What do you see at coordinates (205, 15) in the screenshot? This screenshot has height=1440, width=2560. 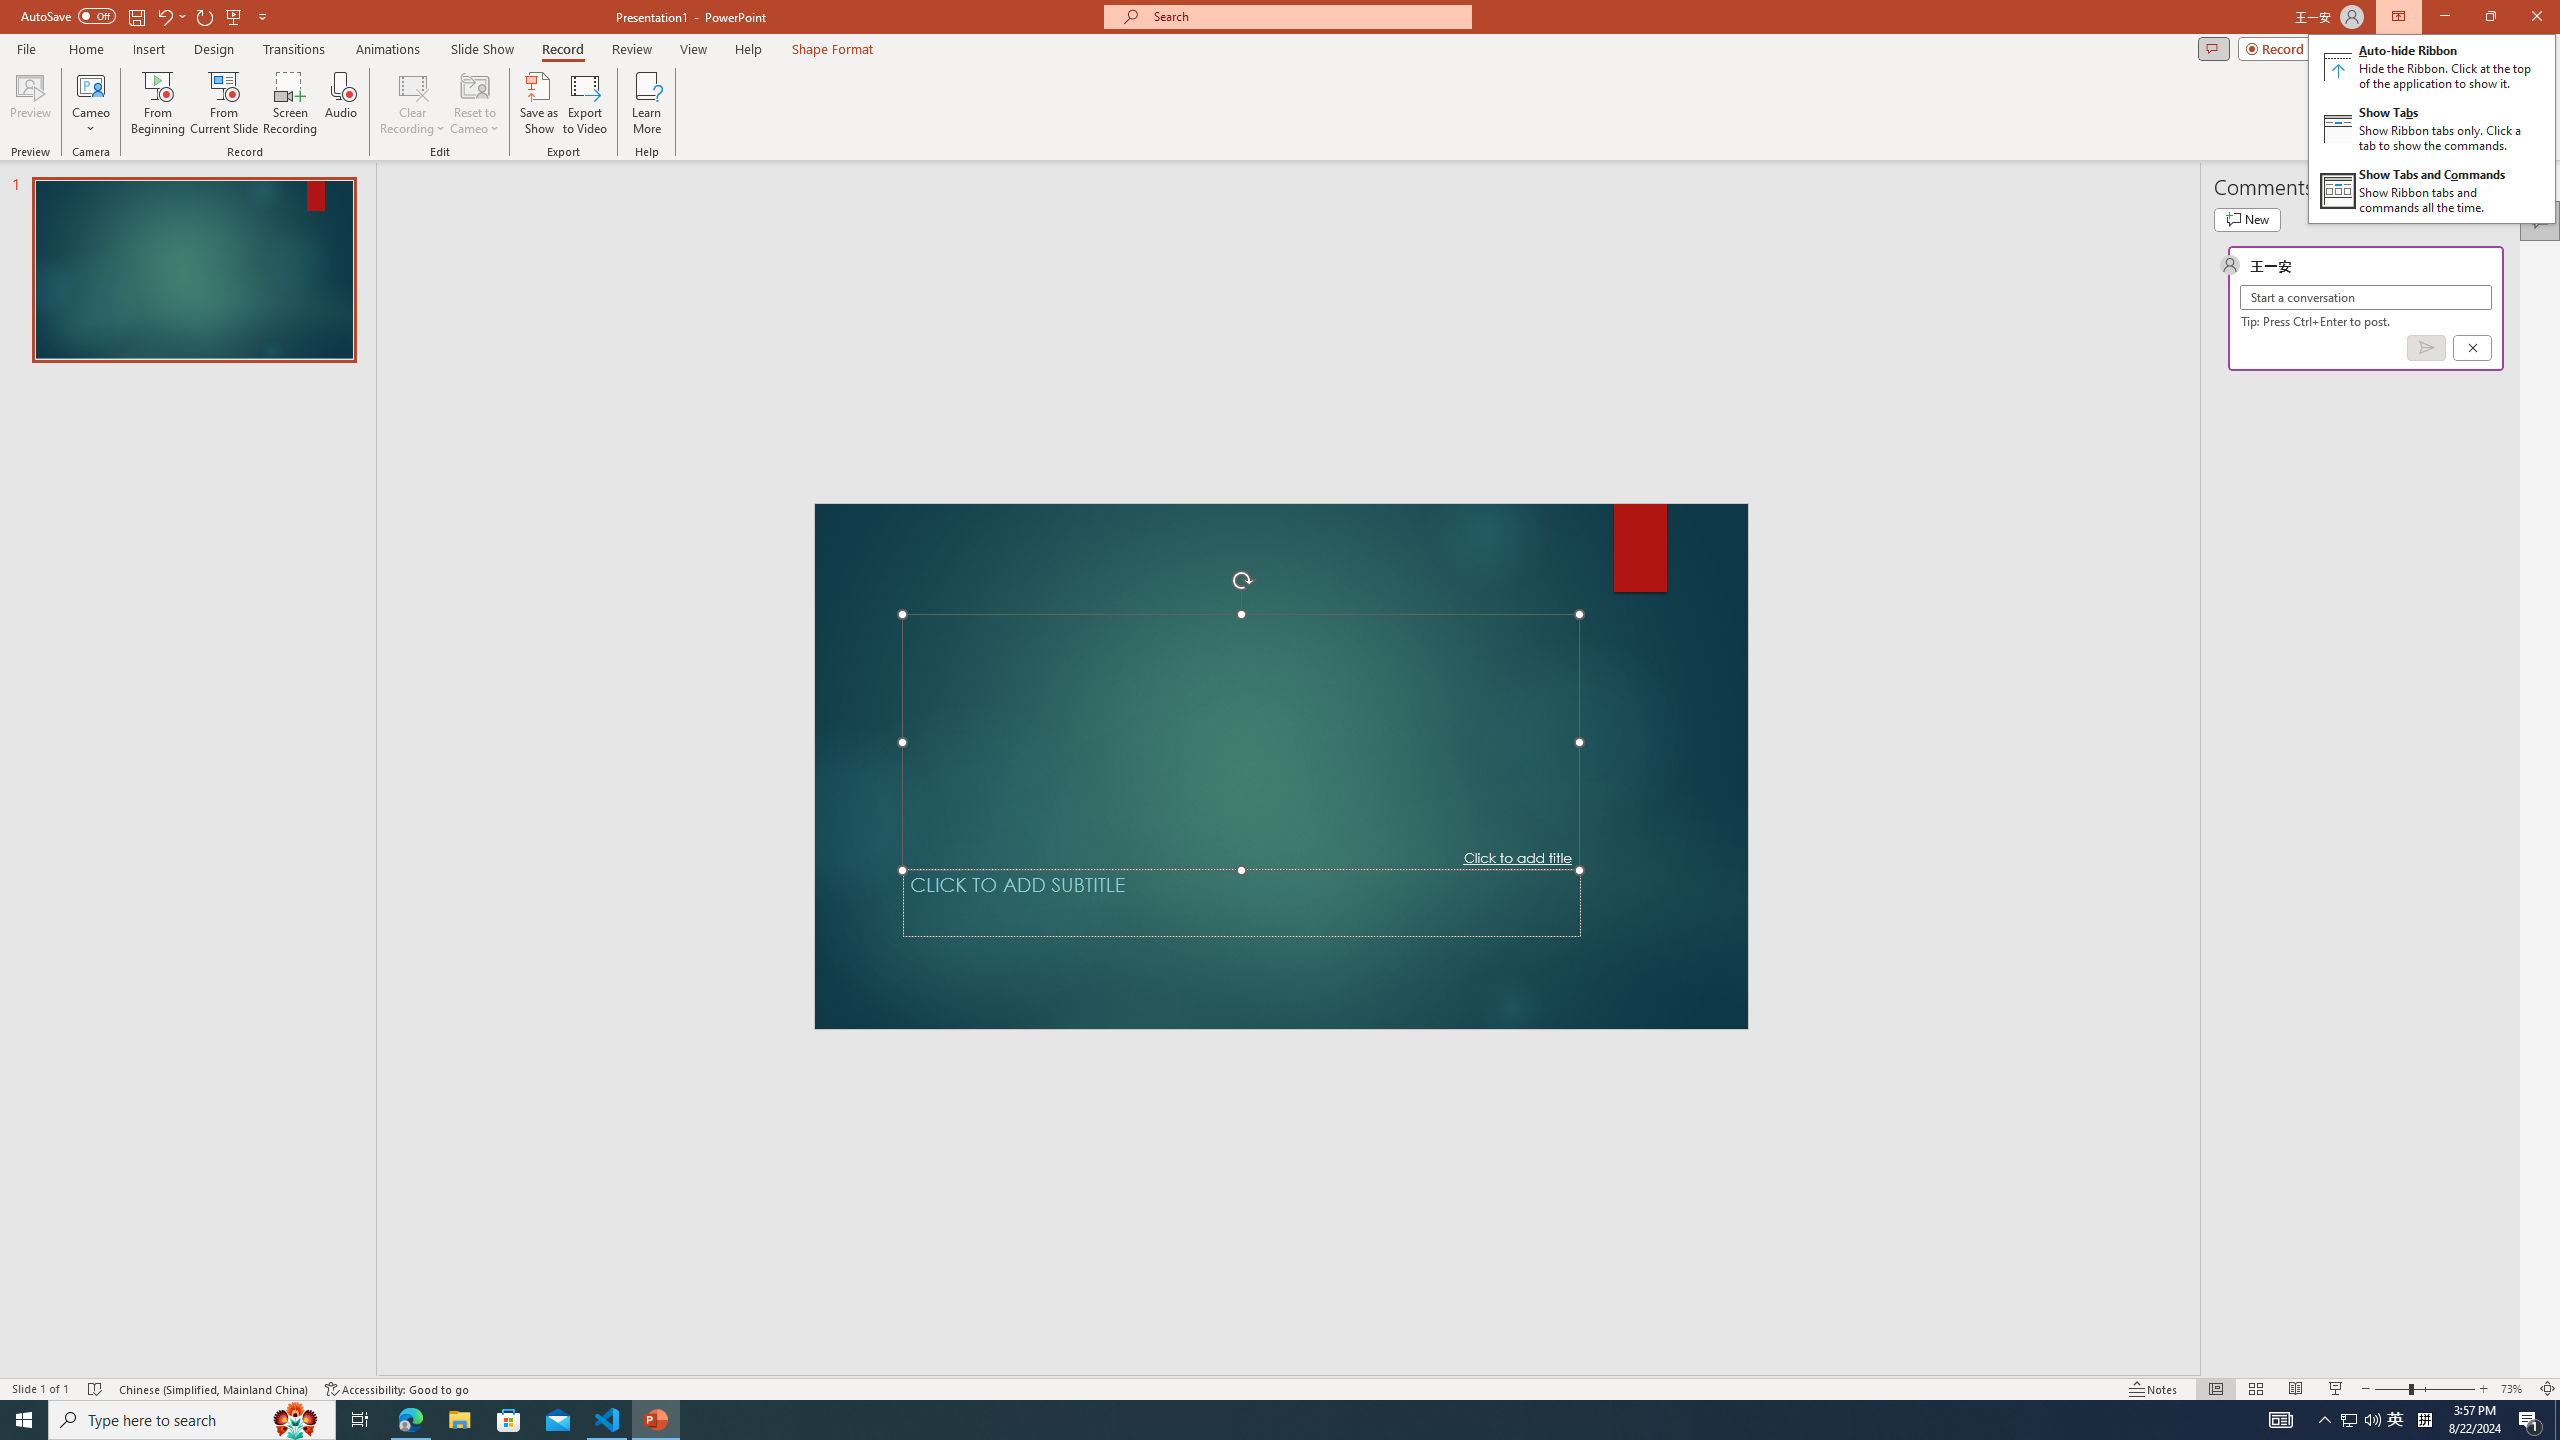 I see `'Redo'` at bounding box center [205, 15].